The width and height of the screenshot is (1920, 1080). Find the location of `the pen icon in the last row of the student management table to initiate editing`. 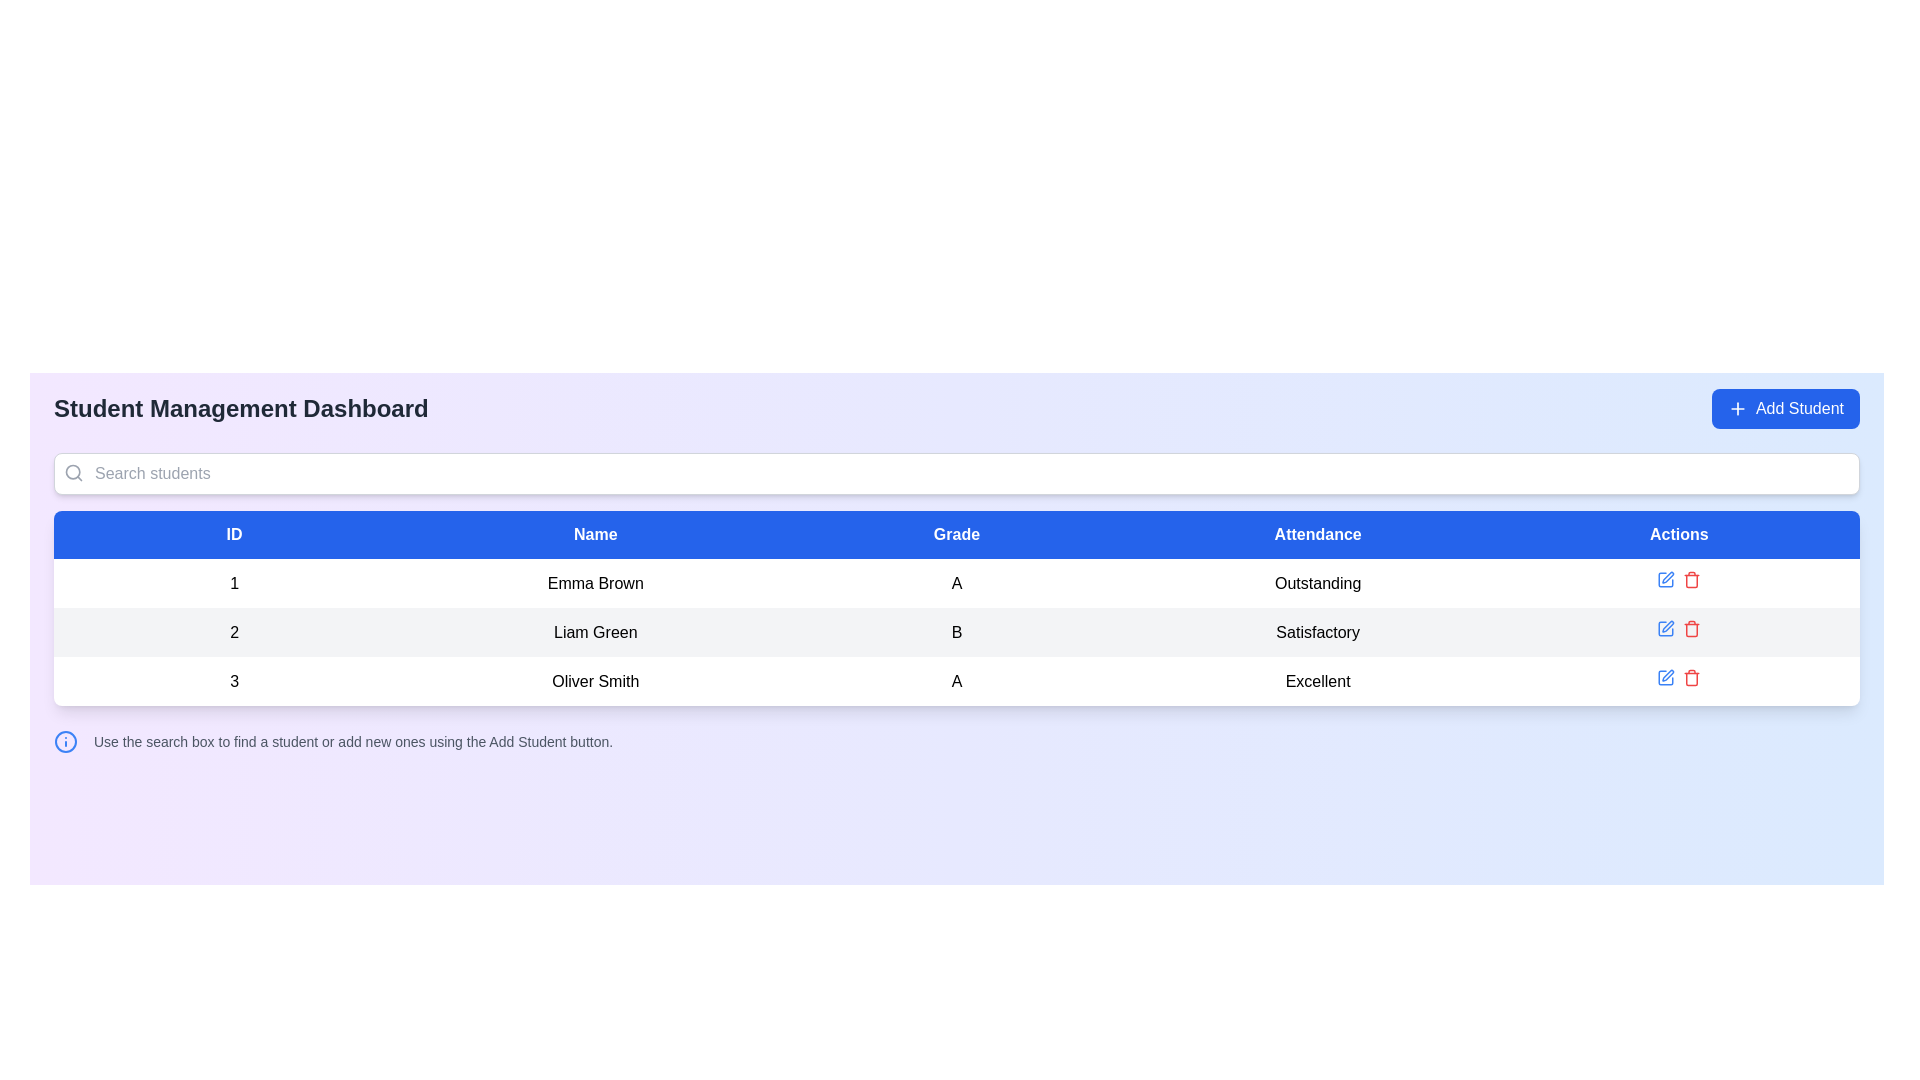

the pen icon in the last row of the student management table to initiate editing is located at coordinates (1668, 577).